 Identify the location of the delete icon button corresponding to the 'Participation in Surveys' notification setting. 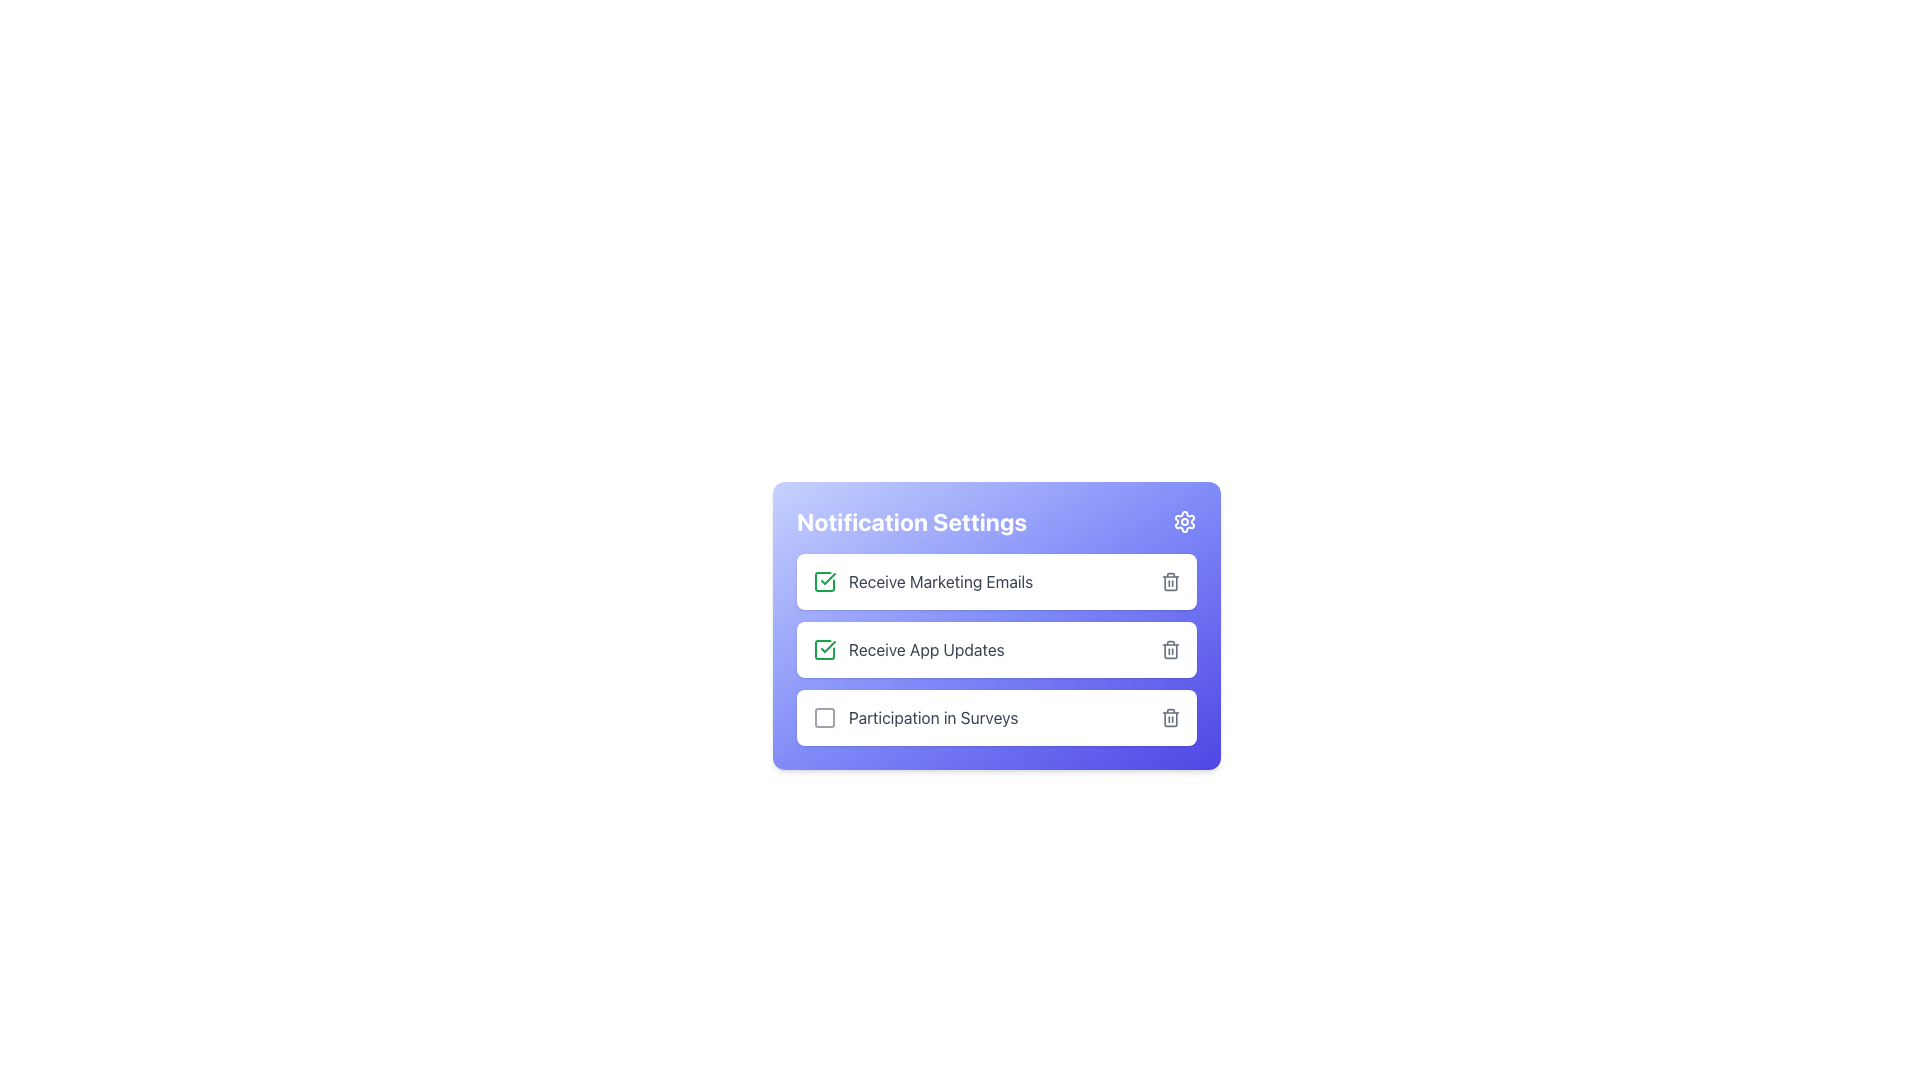
(1171, 716).